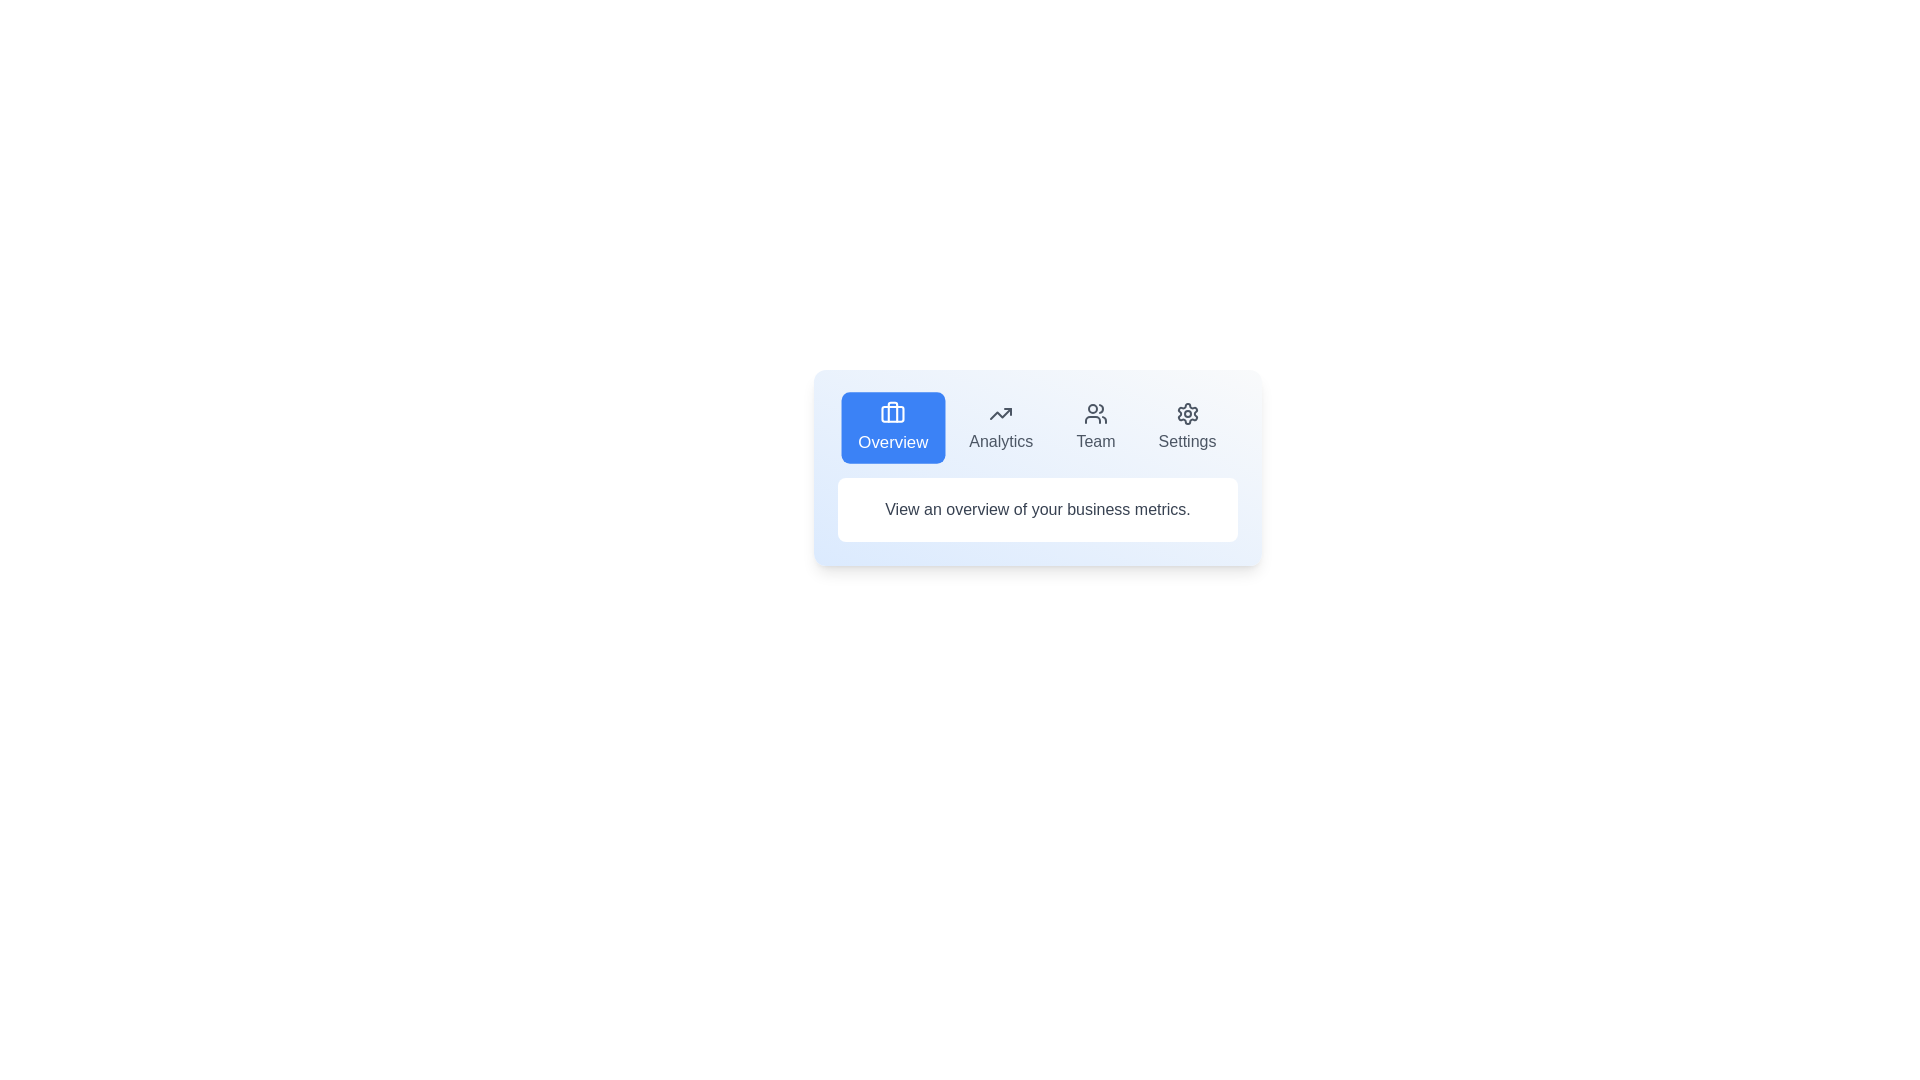  I want to click on the Team tab by clicking on its button, so click(1094, 427).